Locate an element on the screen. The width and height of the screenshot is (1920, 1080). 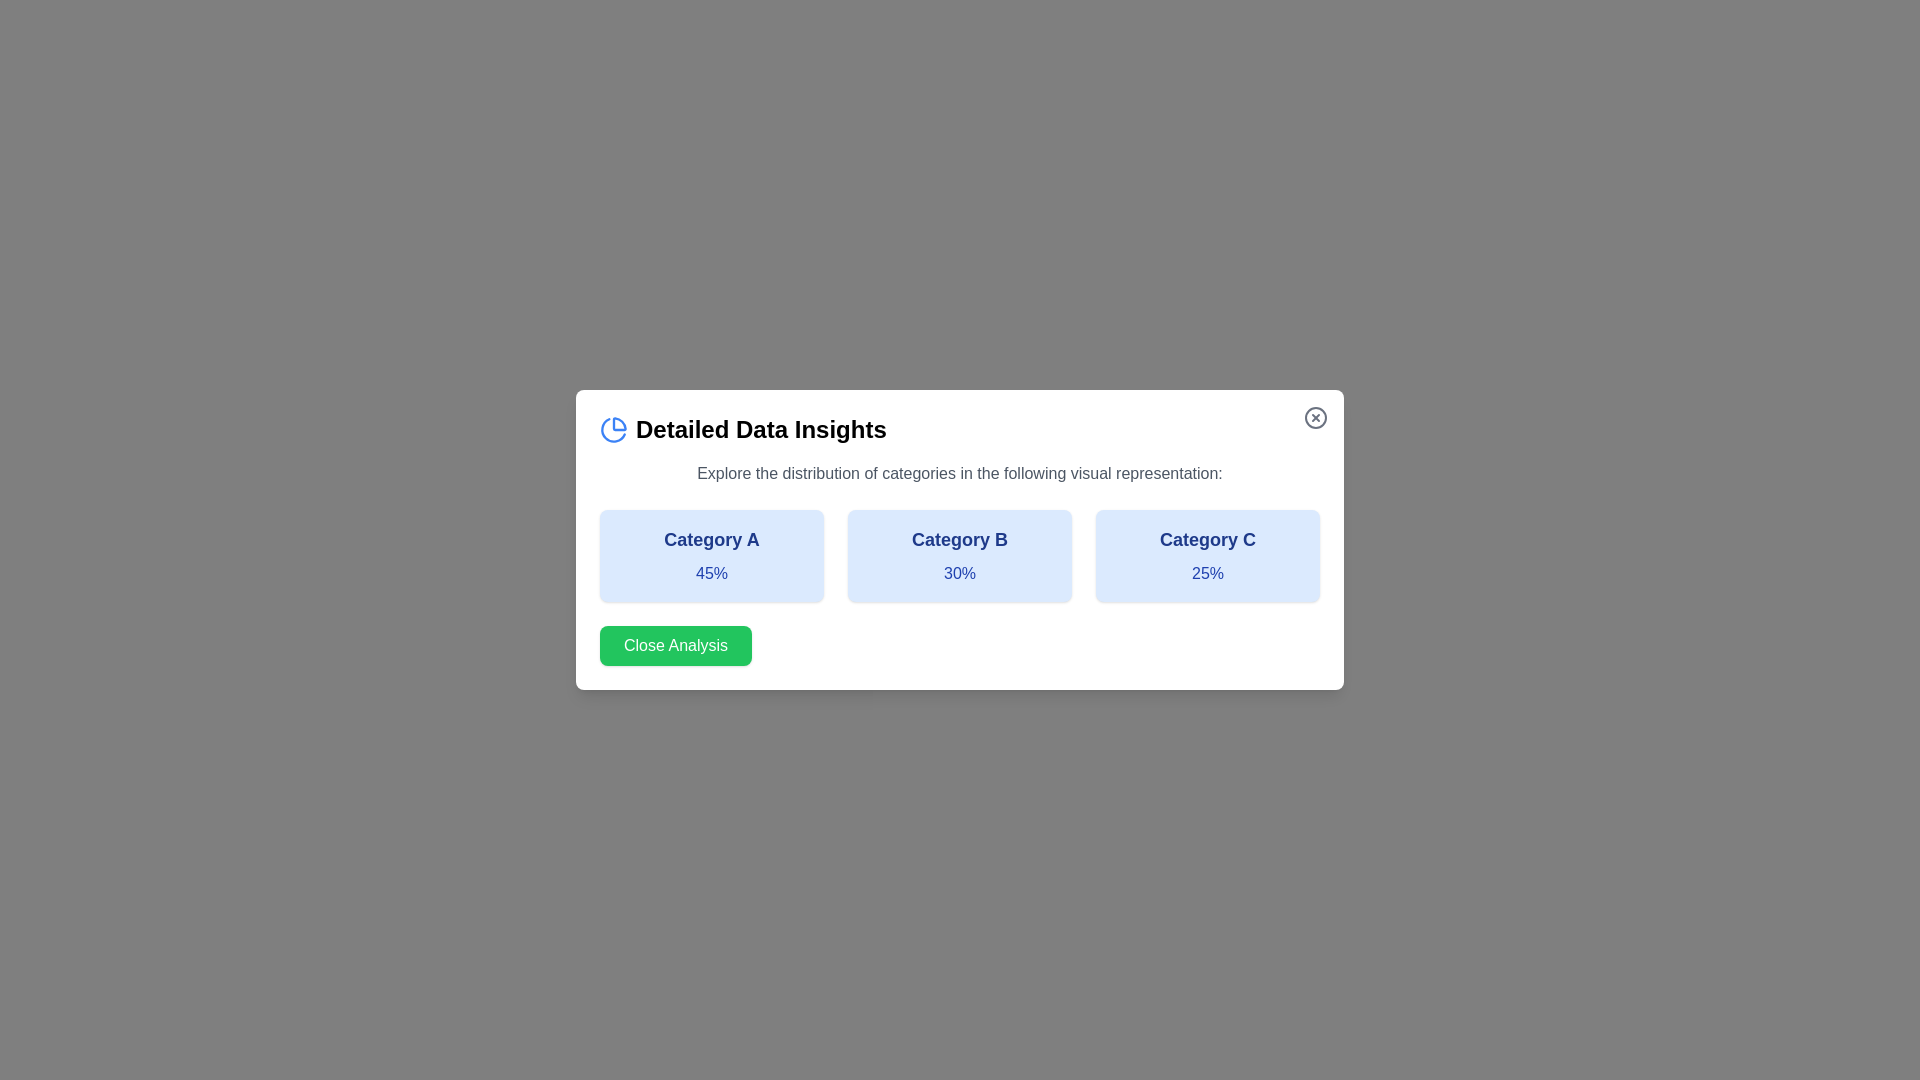
the Information card which has a light blue background, displays 'Category B' in bold blue text at the top and '30%' in a smaller blue font below, positioned between 'Category A' and 'Category C' is located at coordinates (960, 555).